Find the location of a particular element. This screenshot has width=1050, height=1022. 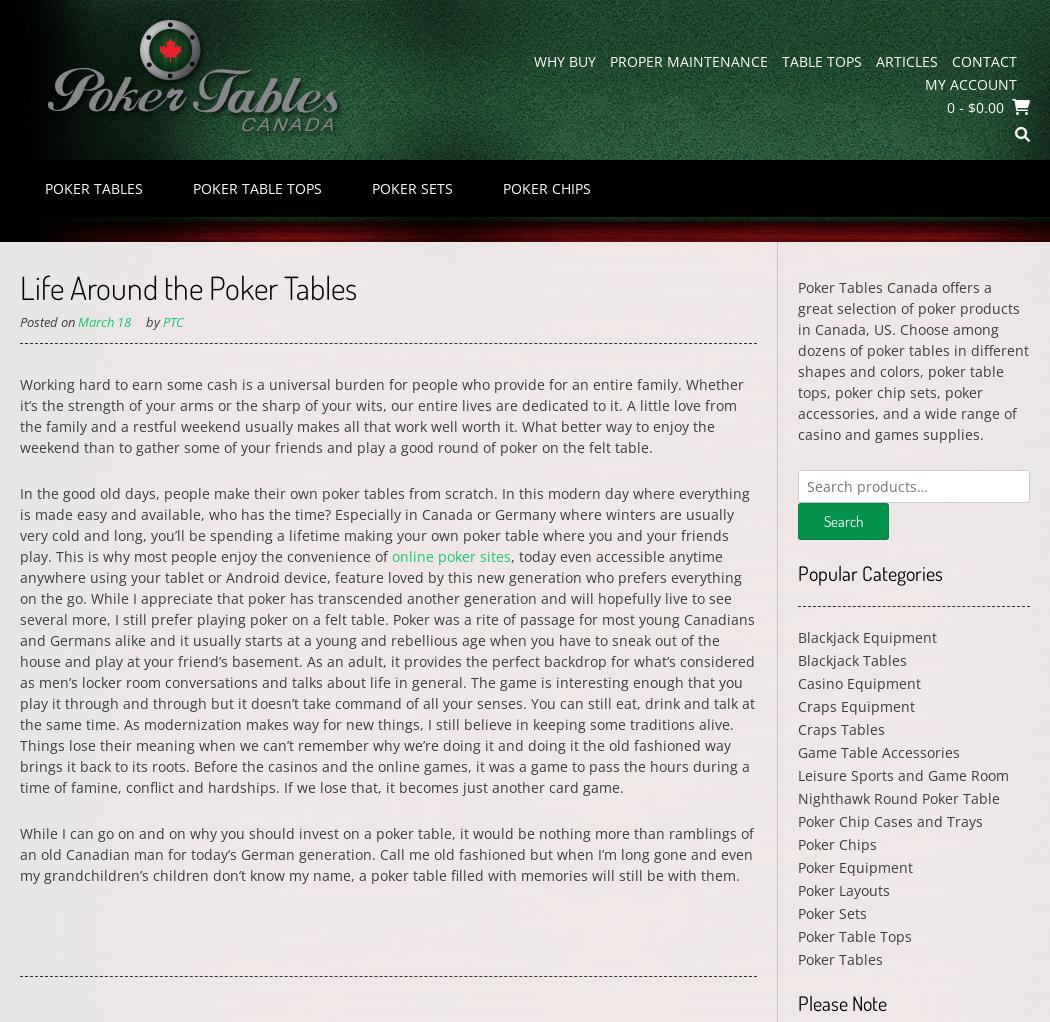

'Poker Chips' is located at coordinates (795, 844).